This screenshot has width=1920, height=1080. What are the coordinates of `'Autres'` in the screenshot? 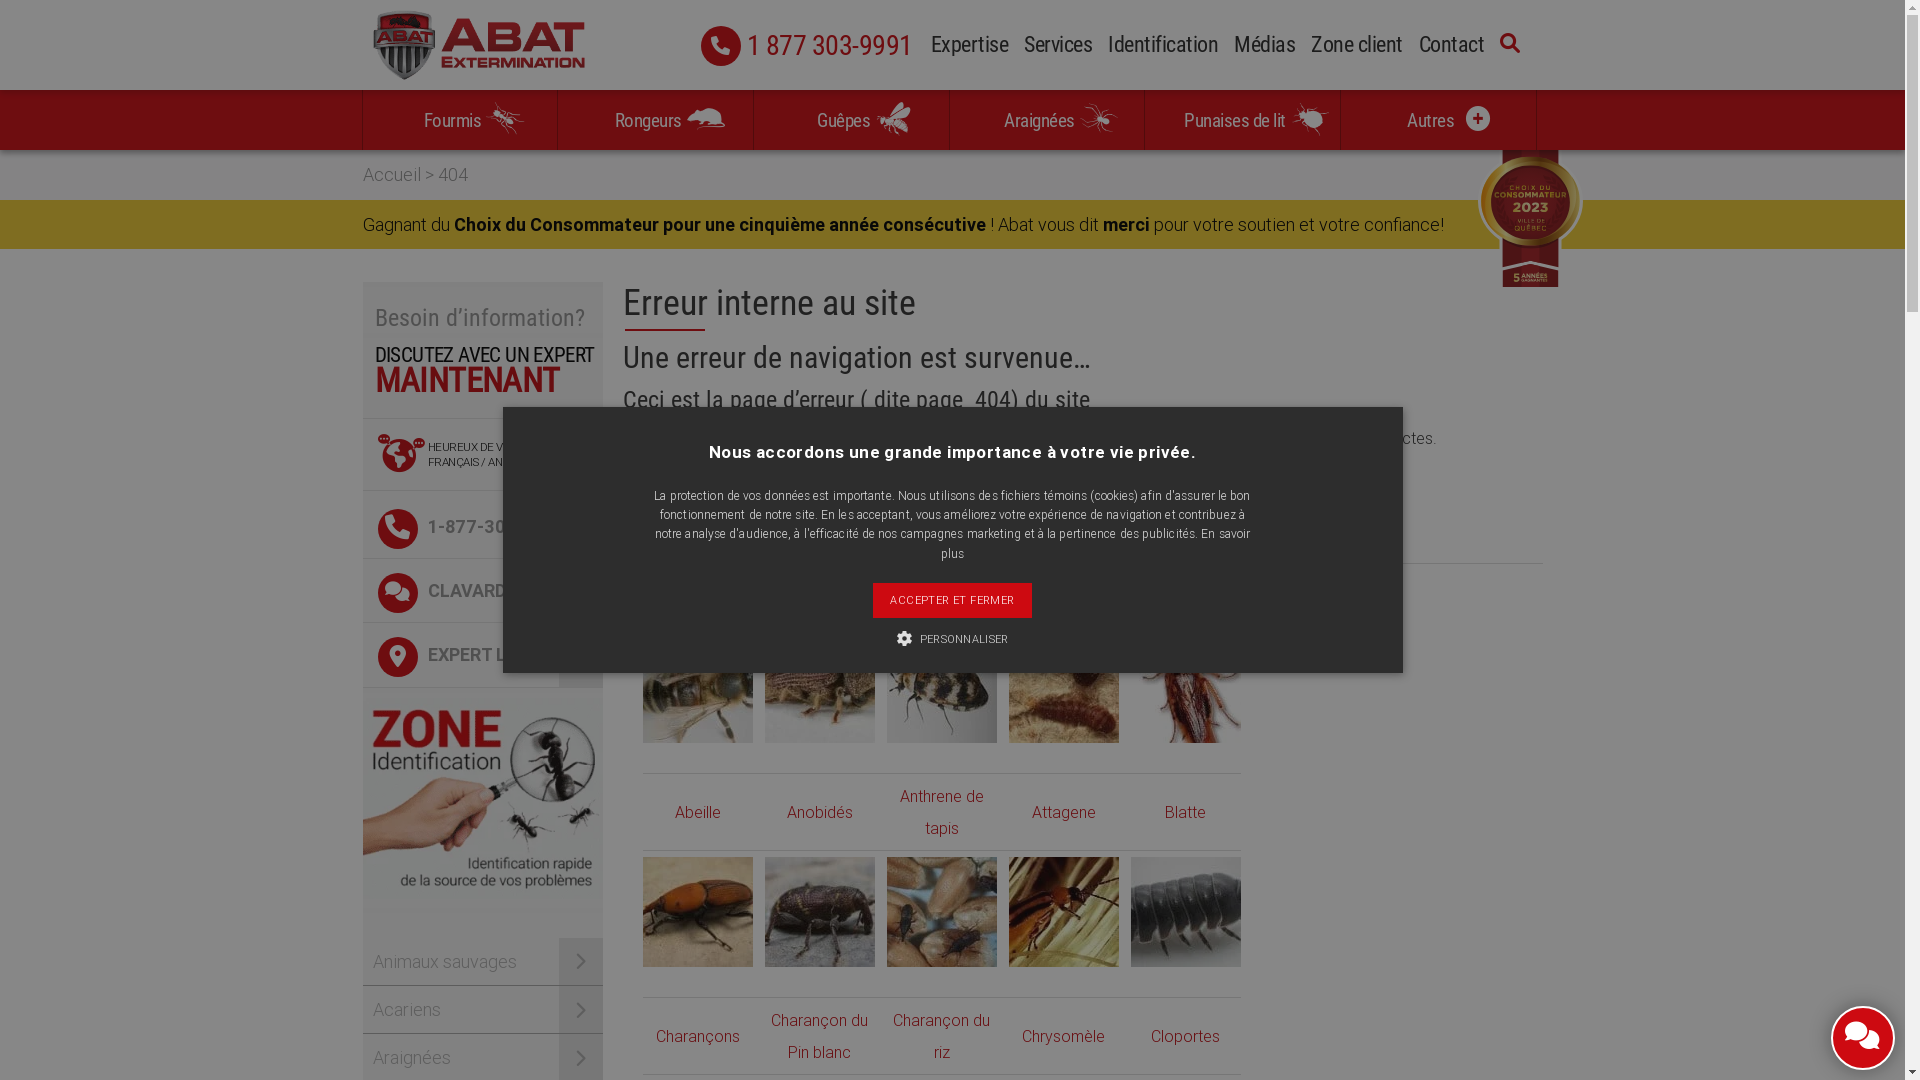 It's located at (1437, 119).